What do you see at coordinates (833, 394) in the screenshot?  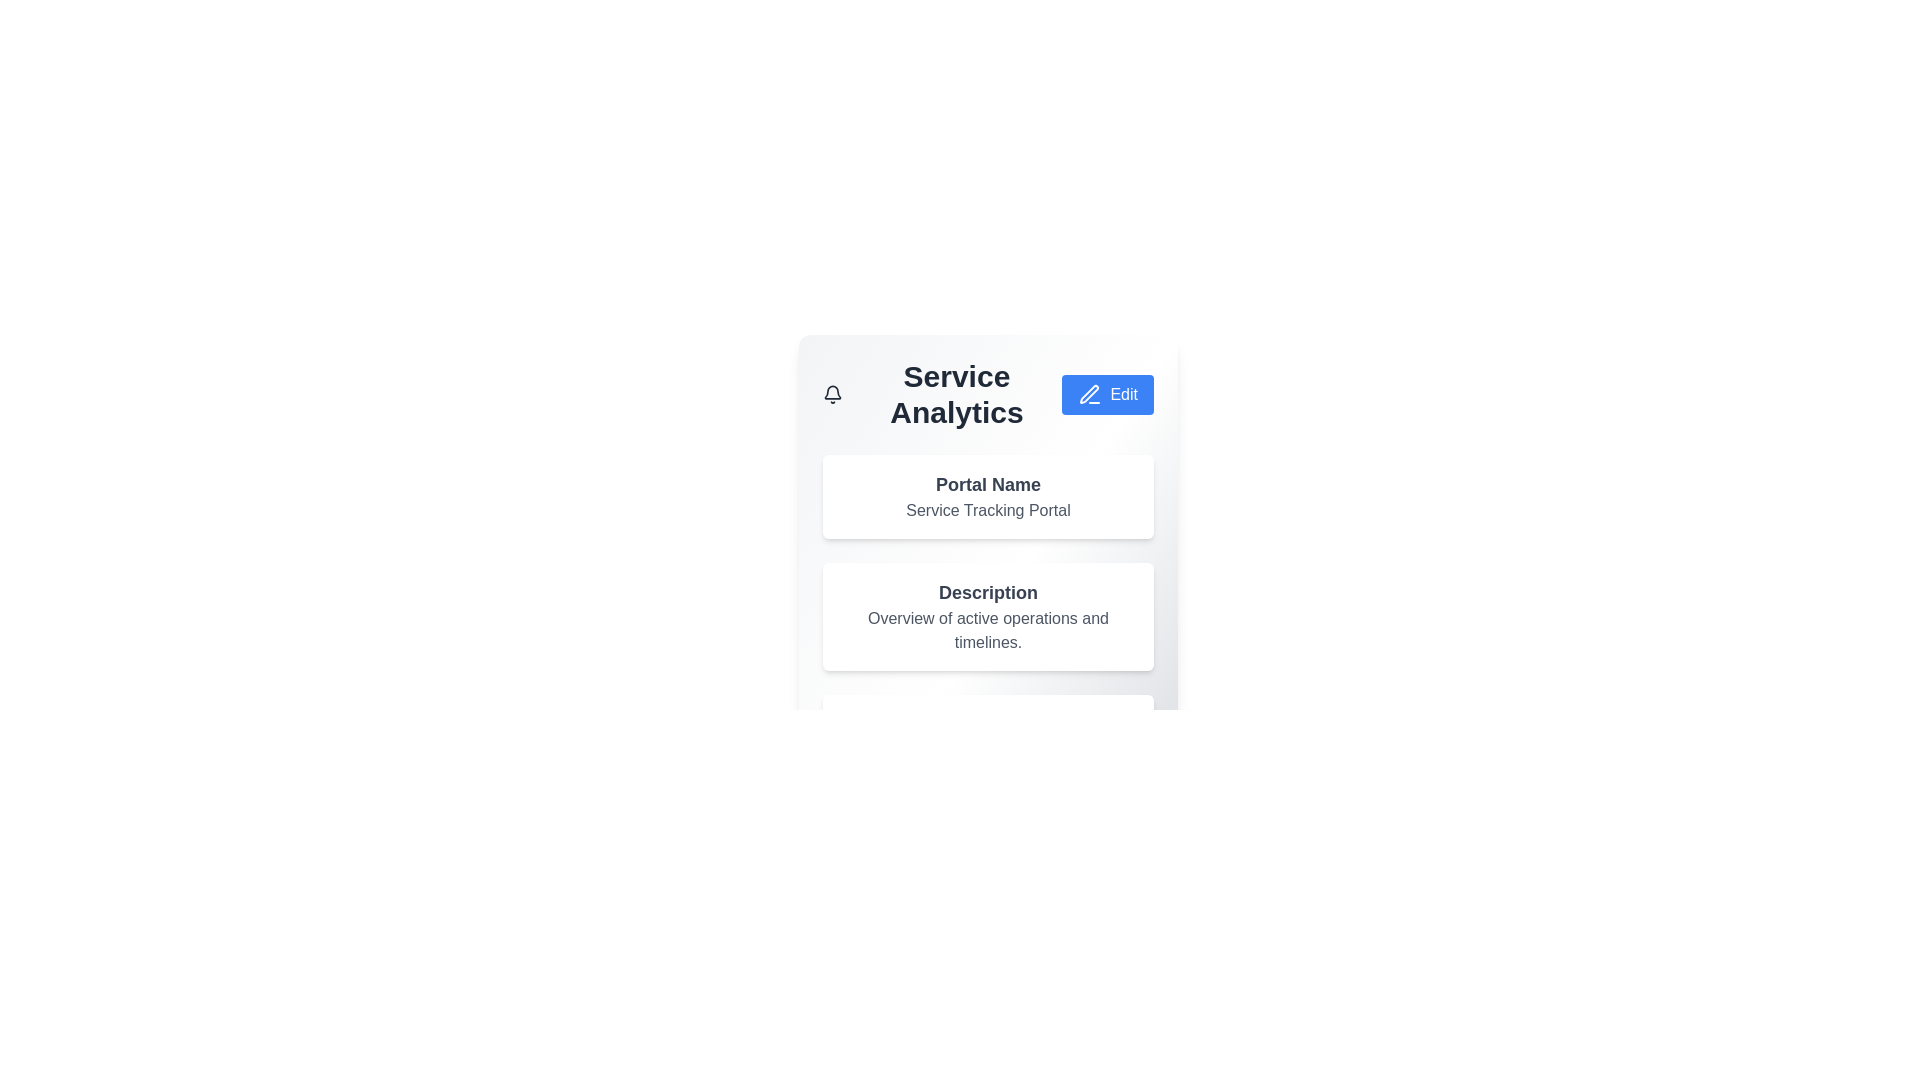 I see `the bell icon located to the left of the title text 'Service Analytics' in the header section` at bounding box center [833, 394].